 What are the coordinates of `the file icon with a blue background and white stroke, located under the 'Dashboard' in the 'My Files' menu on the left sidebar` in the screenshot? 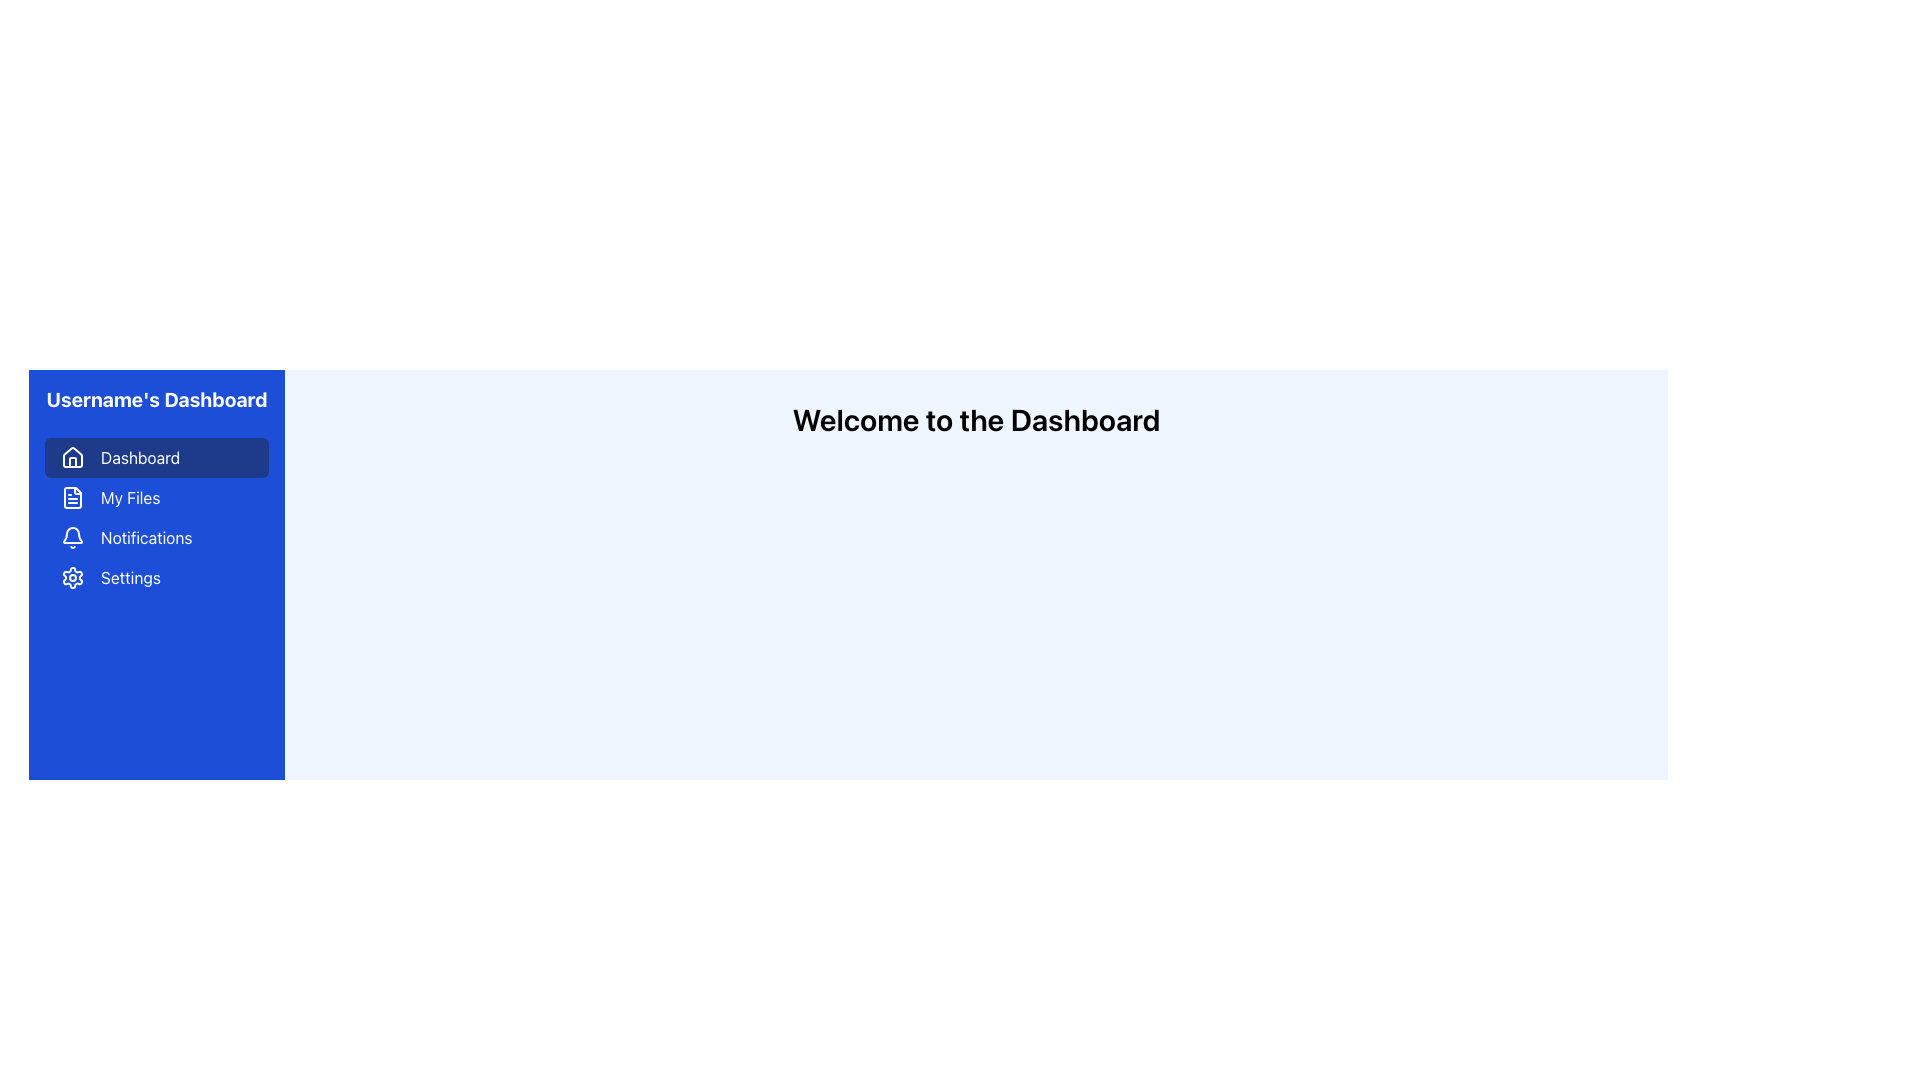 It's located at (72, 496).